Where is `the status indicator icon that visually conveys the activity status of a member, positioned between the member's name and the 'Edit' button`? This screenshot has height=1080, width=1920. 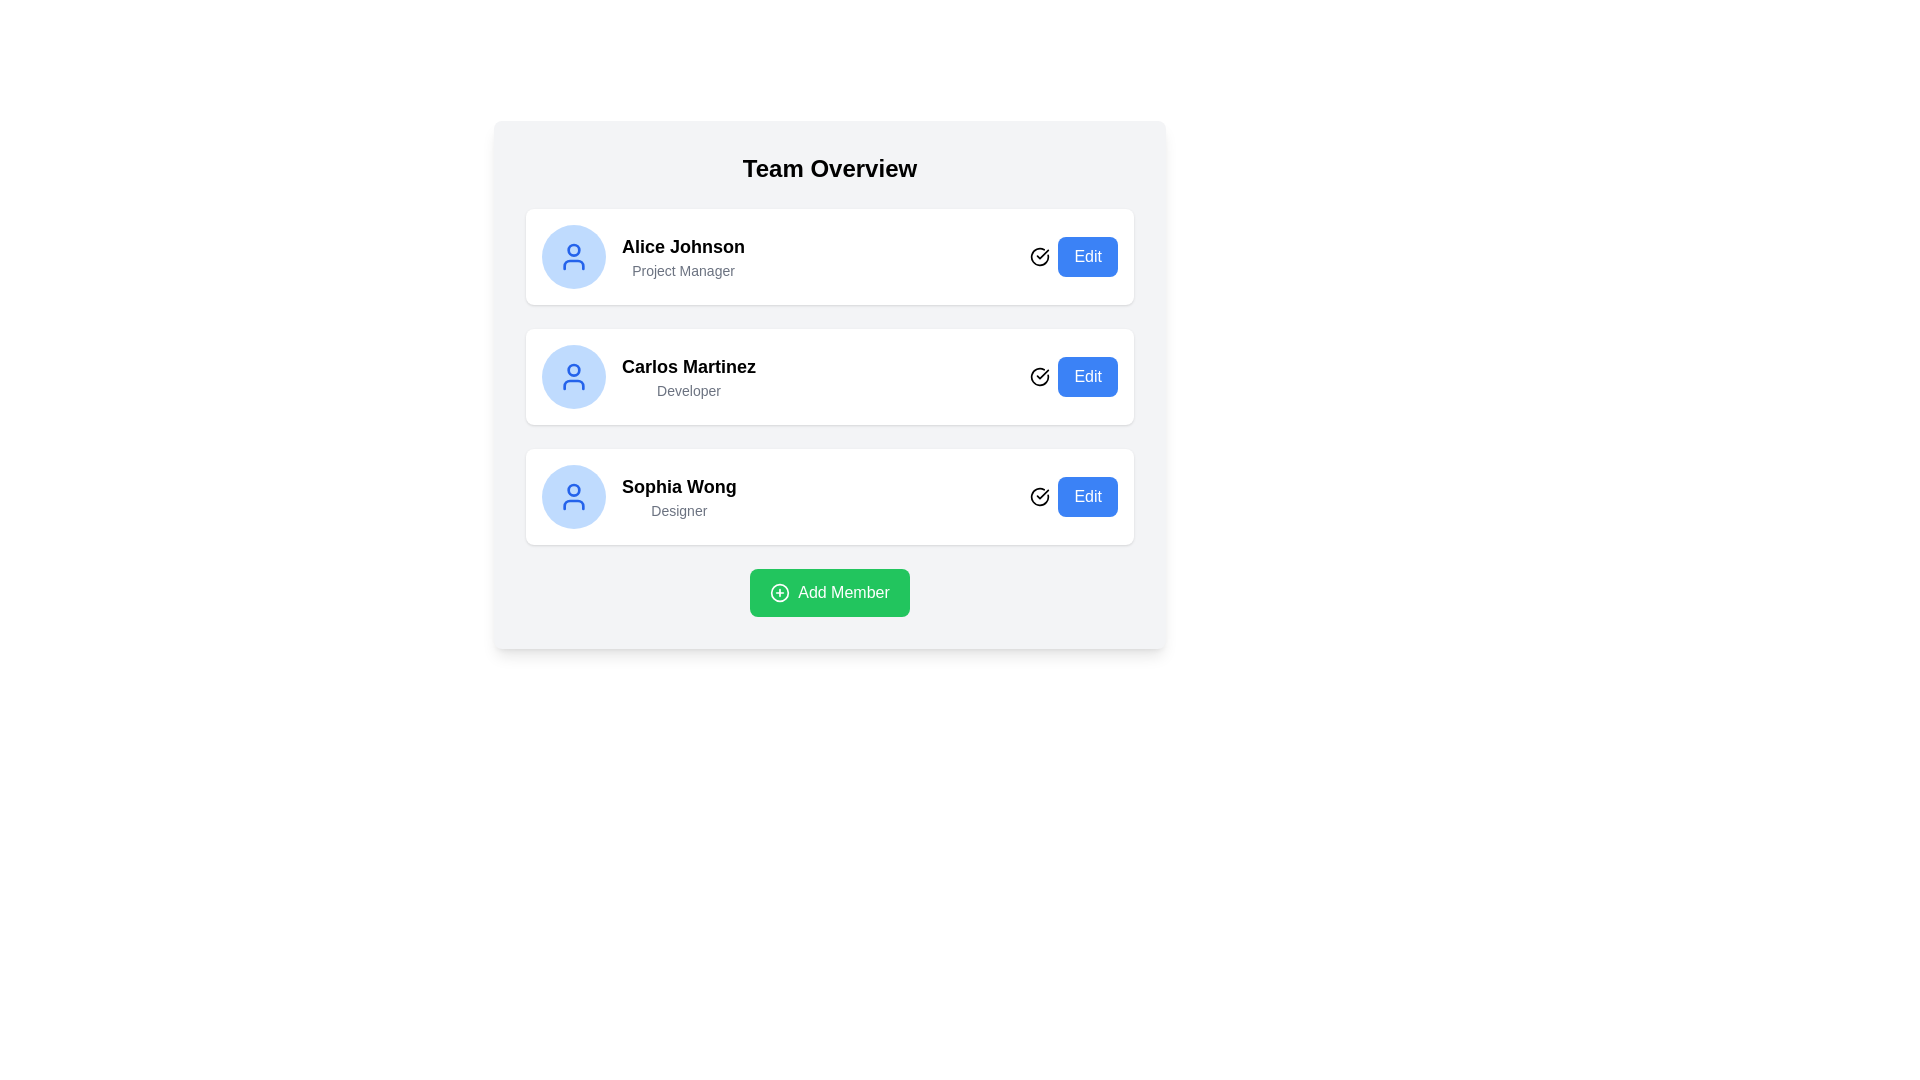
the status indicator icon that visually conveys the activity status of a member, positioned between the member's name and the 'Edit' button is located at coordinates (1040, 256).